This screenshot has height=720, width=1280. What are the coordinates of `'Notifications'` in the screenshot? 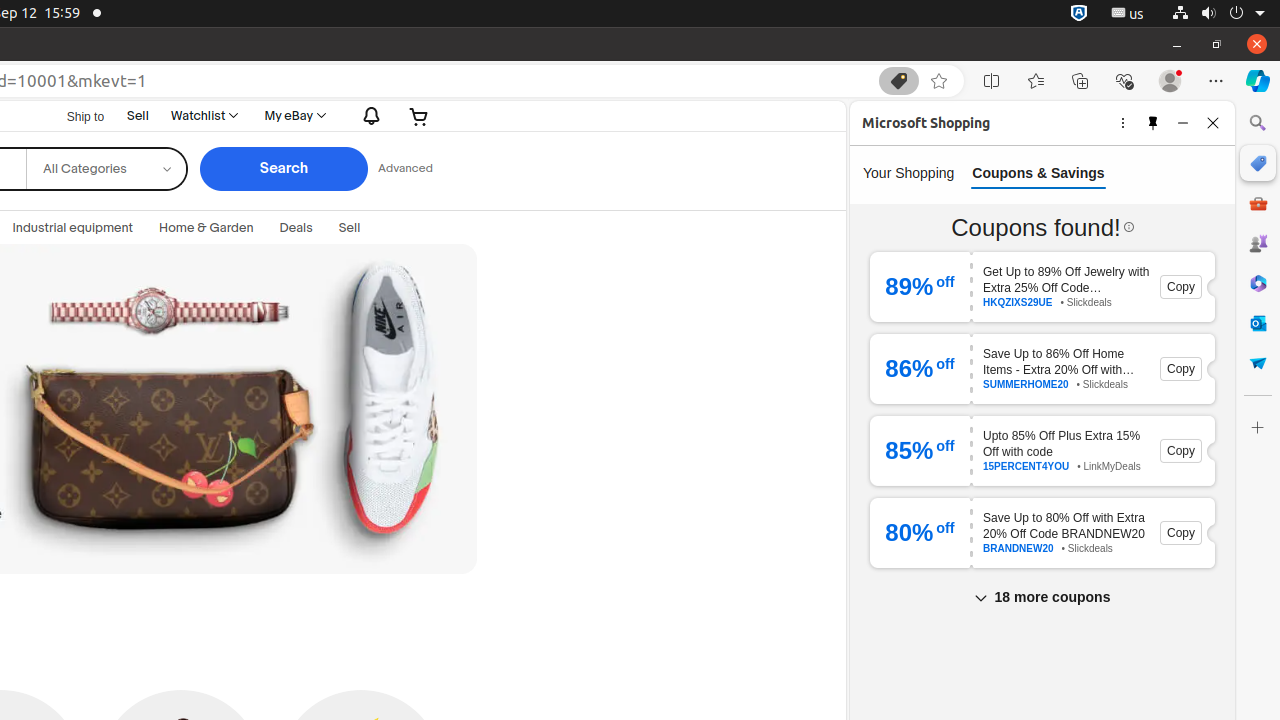 It's located at (366, 115).